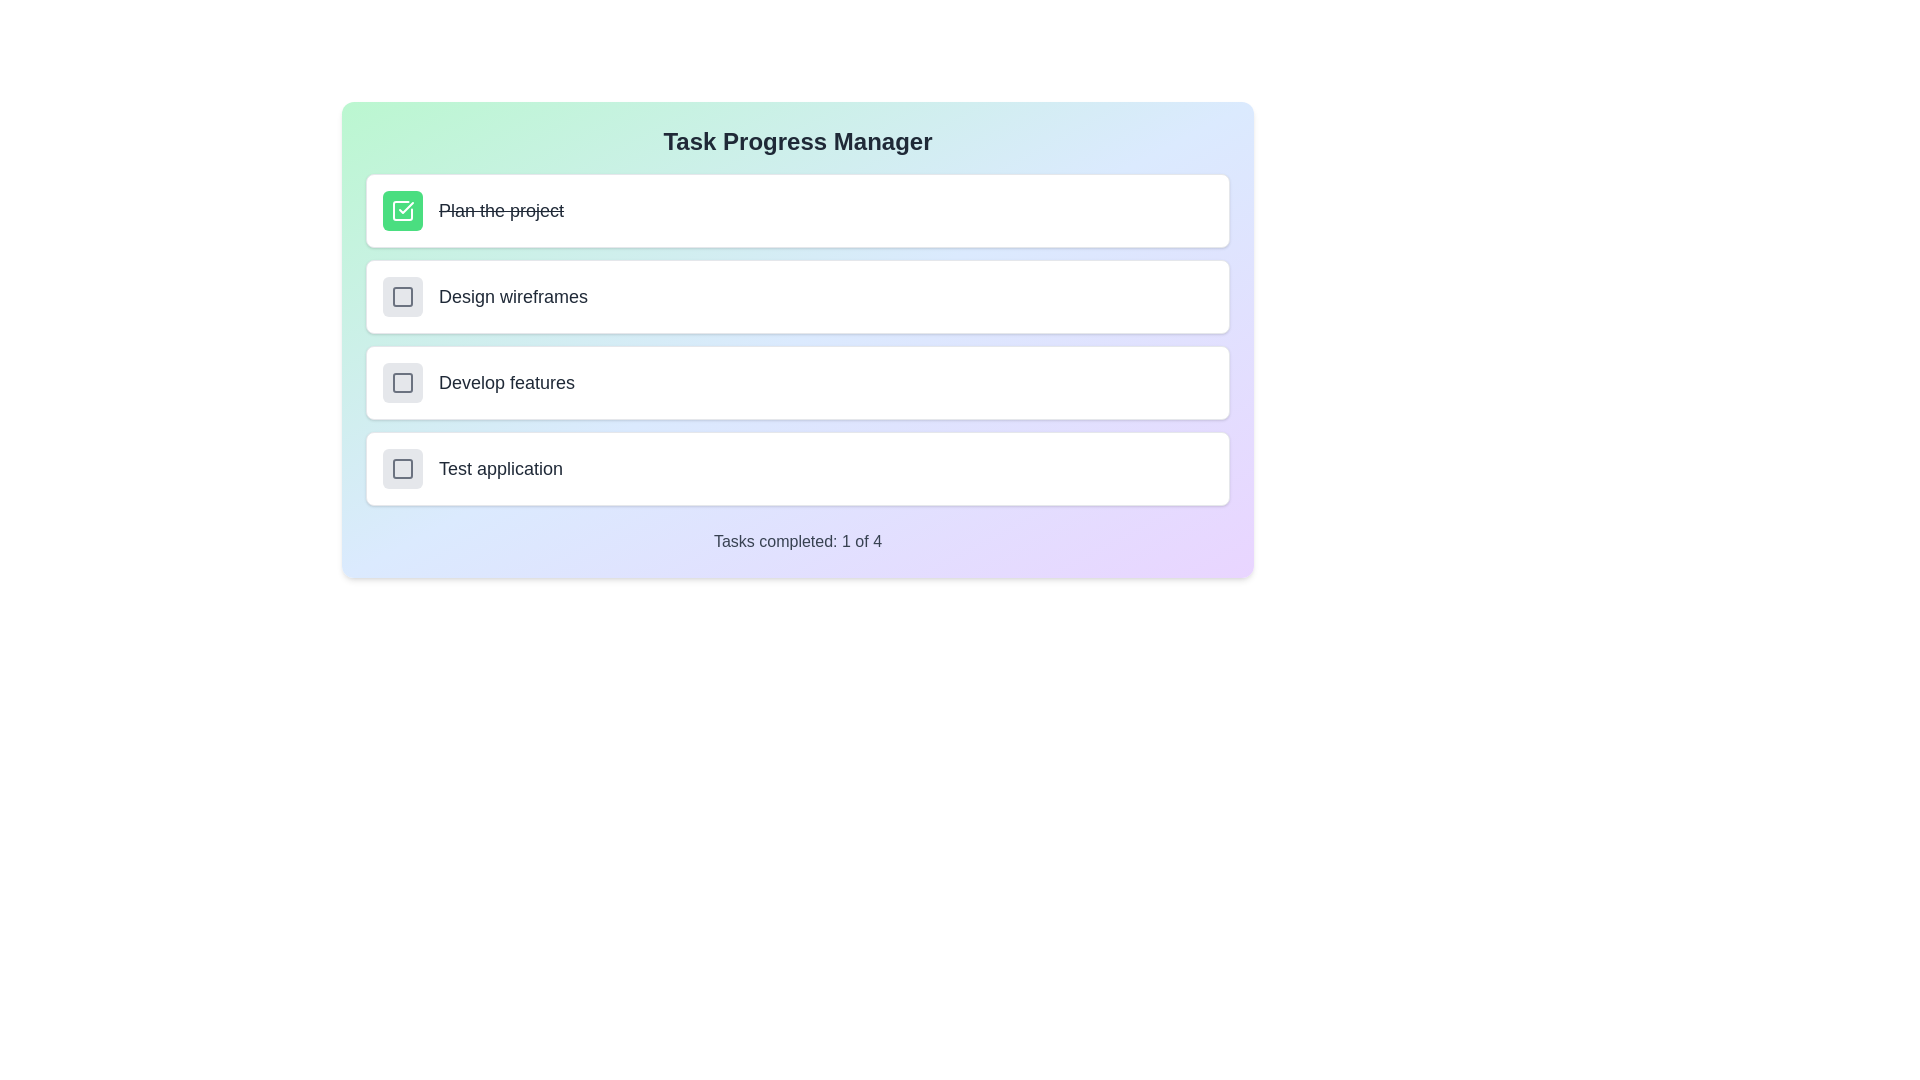 Image resolution: width=1920 pixels, height=1080 pixels. What do you see at coordinates (478, 382) in the screenshot?
I see `the 'Develop features' checkbox label` at bounding box center [478, 382].